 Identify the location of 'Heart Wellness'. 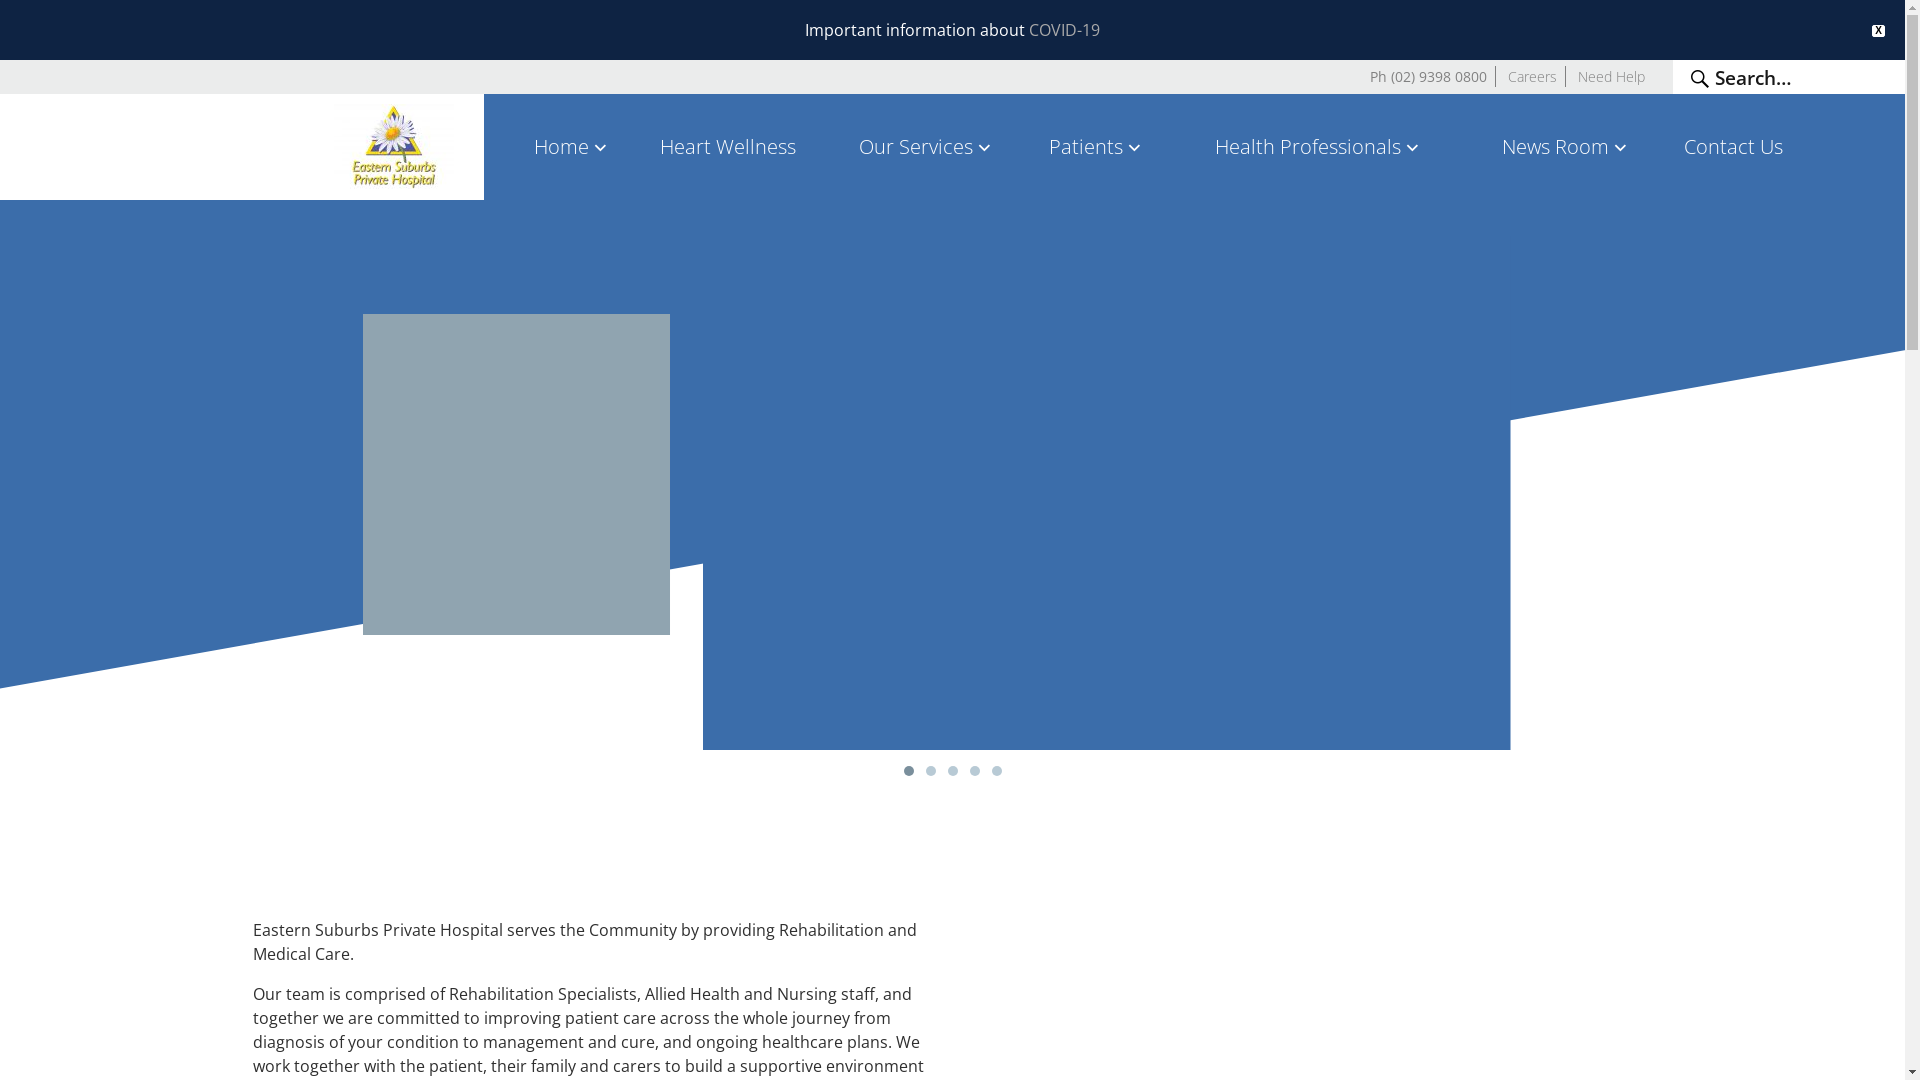
(726, 145).